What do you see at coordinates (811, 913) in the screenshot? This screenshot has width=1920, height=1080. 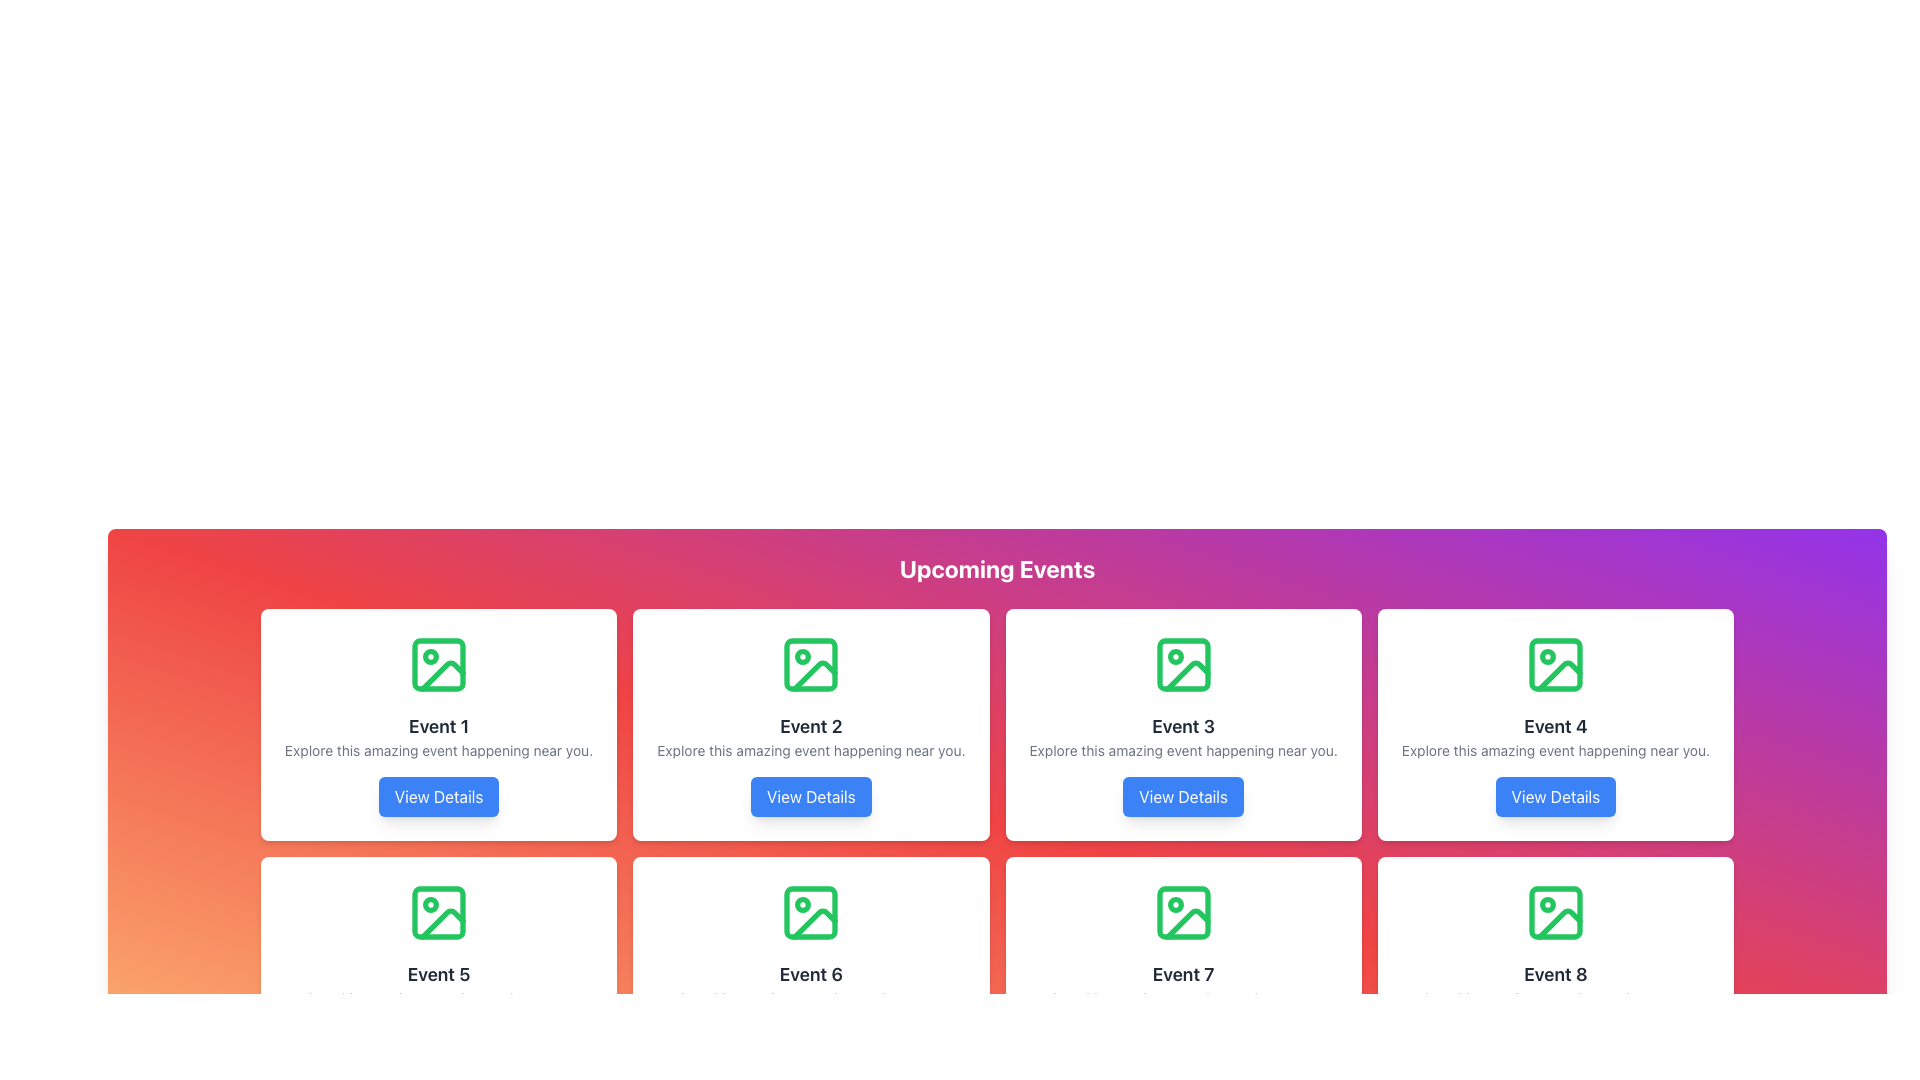 I see `the image icon symbolizing a mountain and sun, styled in green, located at the top center of the card for 'Event 6'` at bounding box center [811, 913].